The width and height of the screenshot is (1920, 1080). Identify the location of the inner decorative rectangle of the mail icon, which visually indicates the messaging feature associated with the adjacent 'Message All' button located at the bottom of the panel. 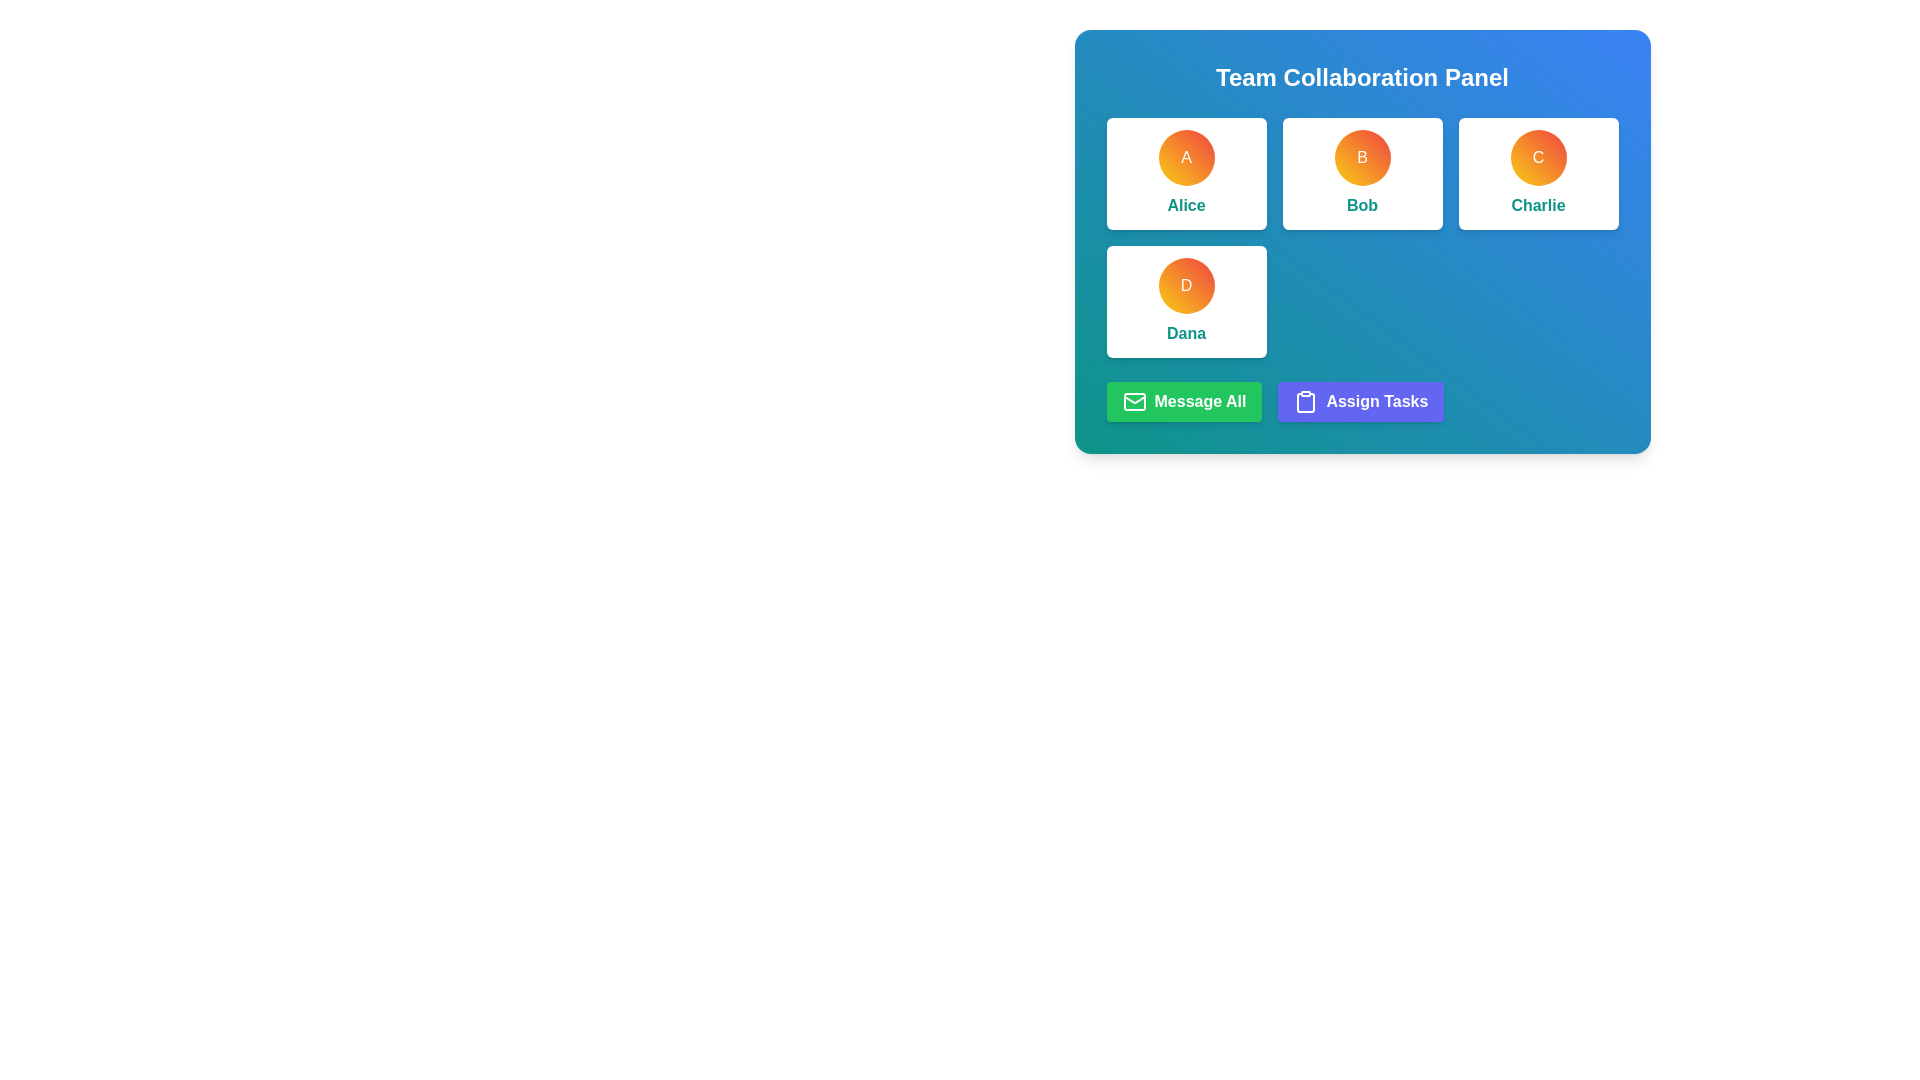
(1134, 401).